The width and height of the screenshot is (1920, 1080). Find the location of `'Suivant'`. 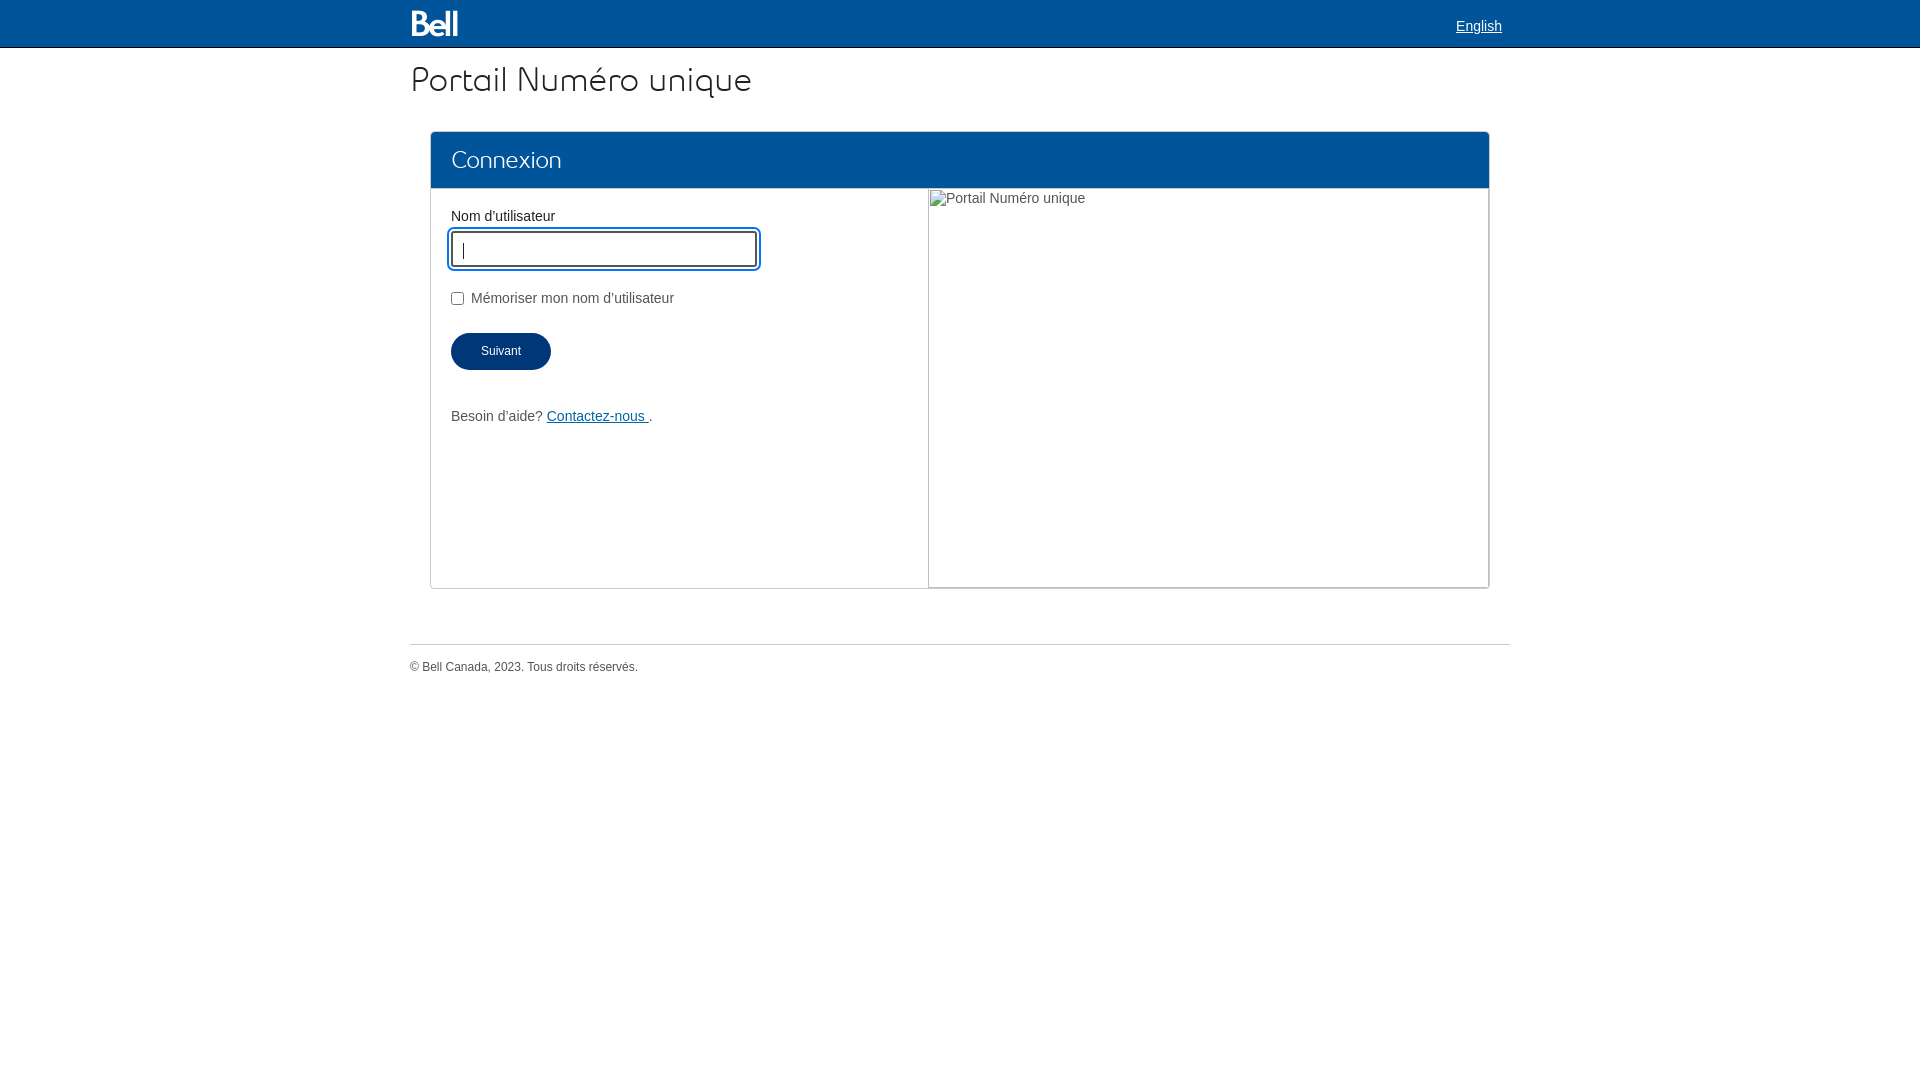

'Suivant' is located at coordinates (500, 350).